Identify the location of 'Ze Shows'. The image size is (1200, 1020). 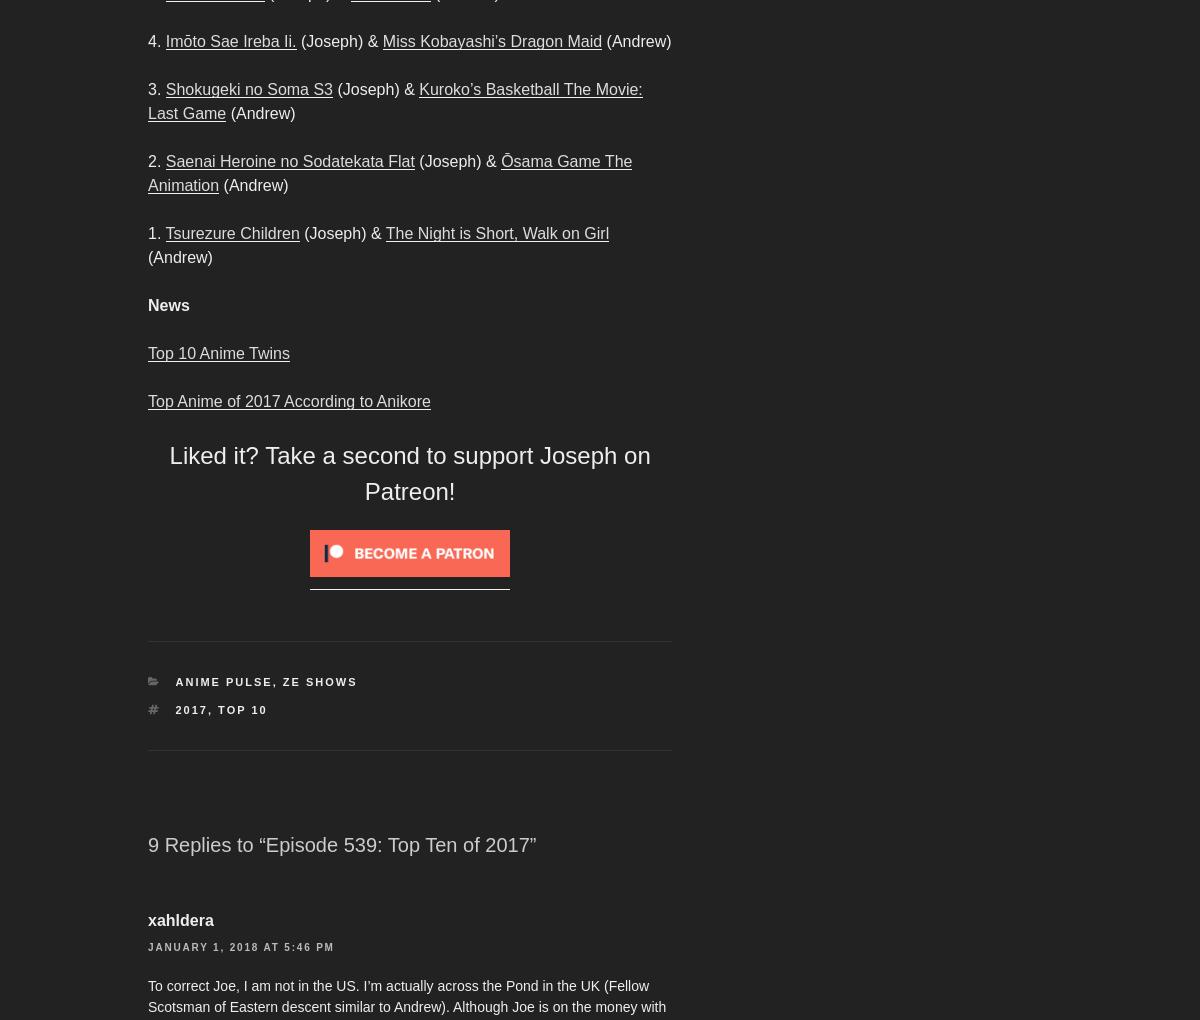
(319, 680).